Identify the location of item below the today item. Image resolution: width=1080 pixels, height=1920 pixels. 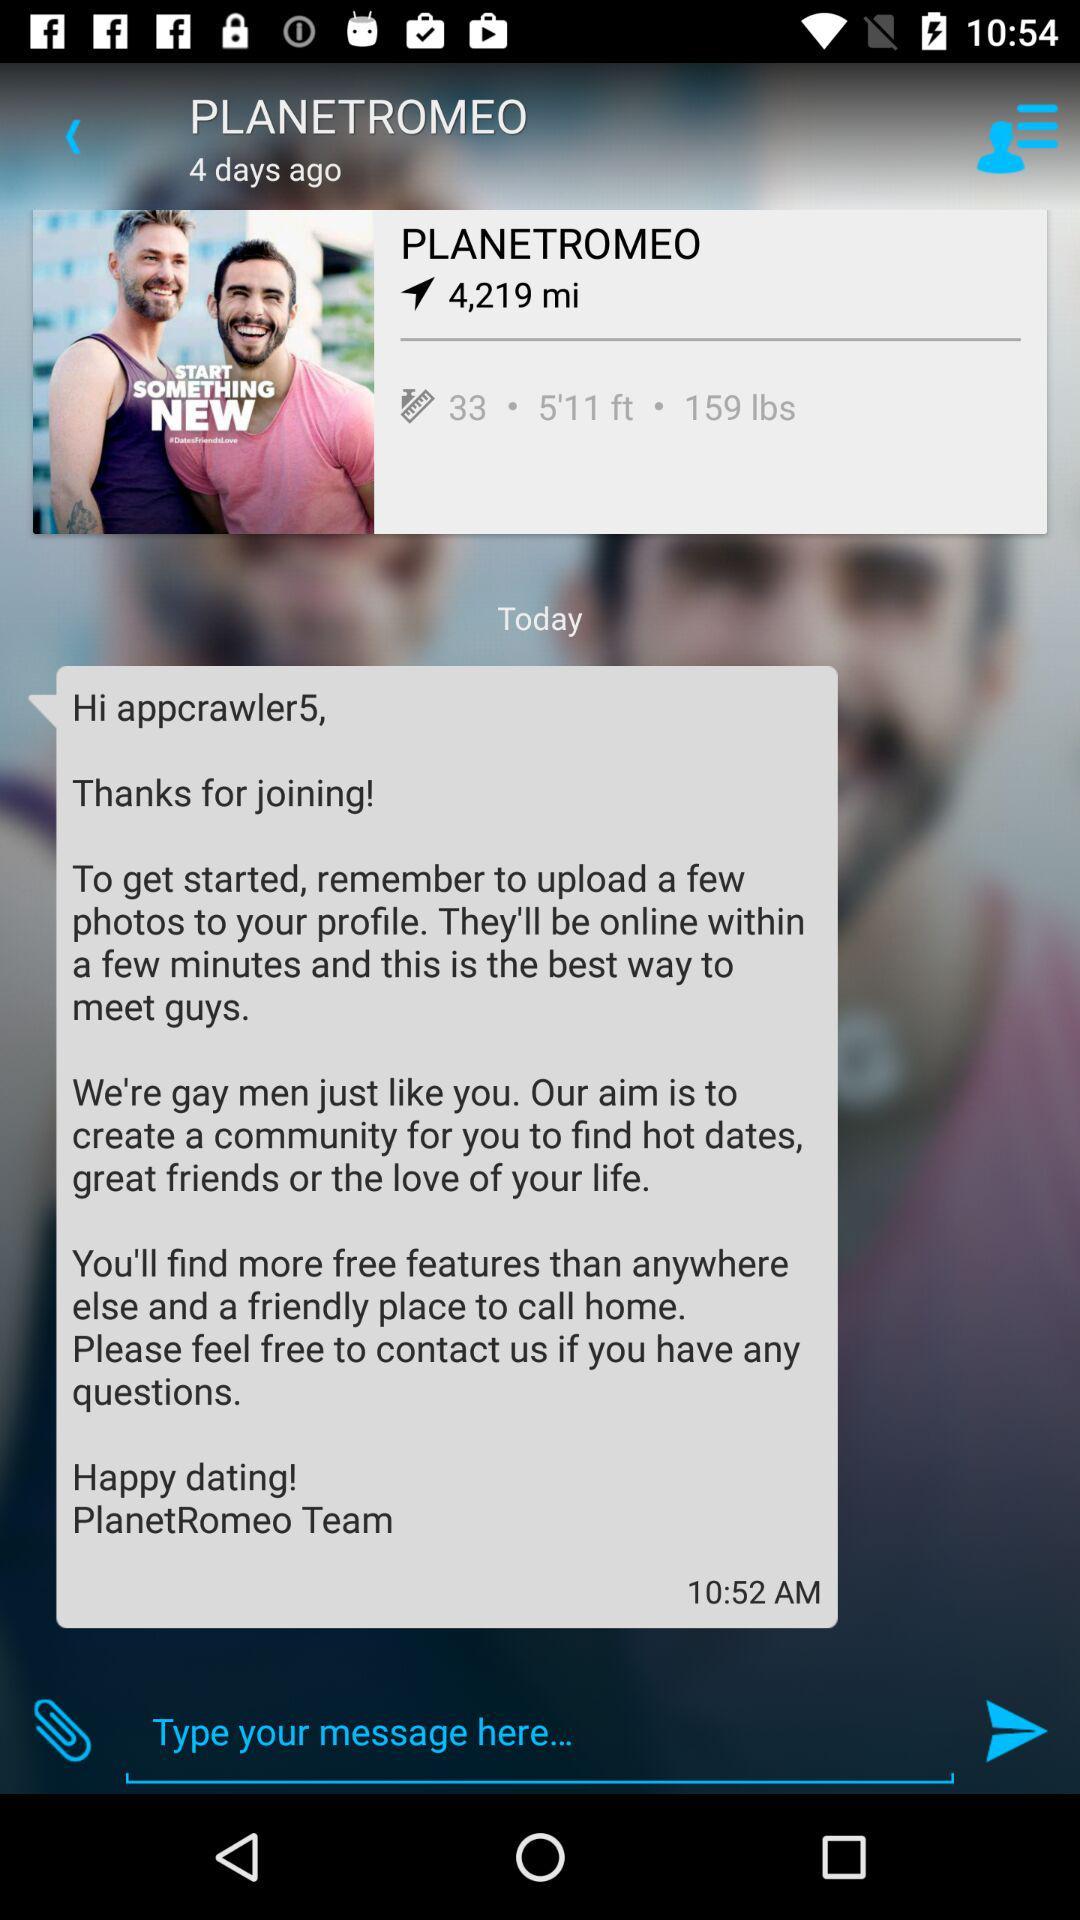
(446, 1111).